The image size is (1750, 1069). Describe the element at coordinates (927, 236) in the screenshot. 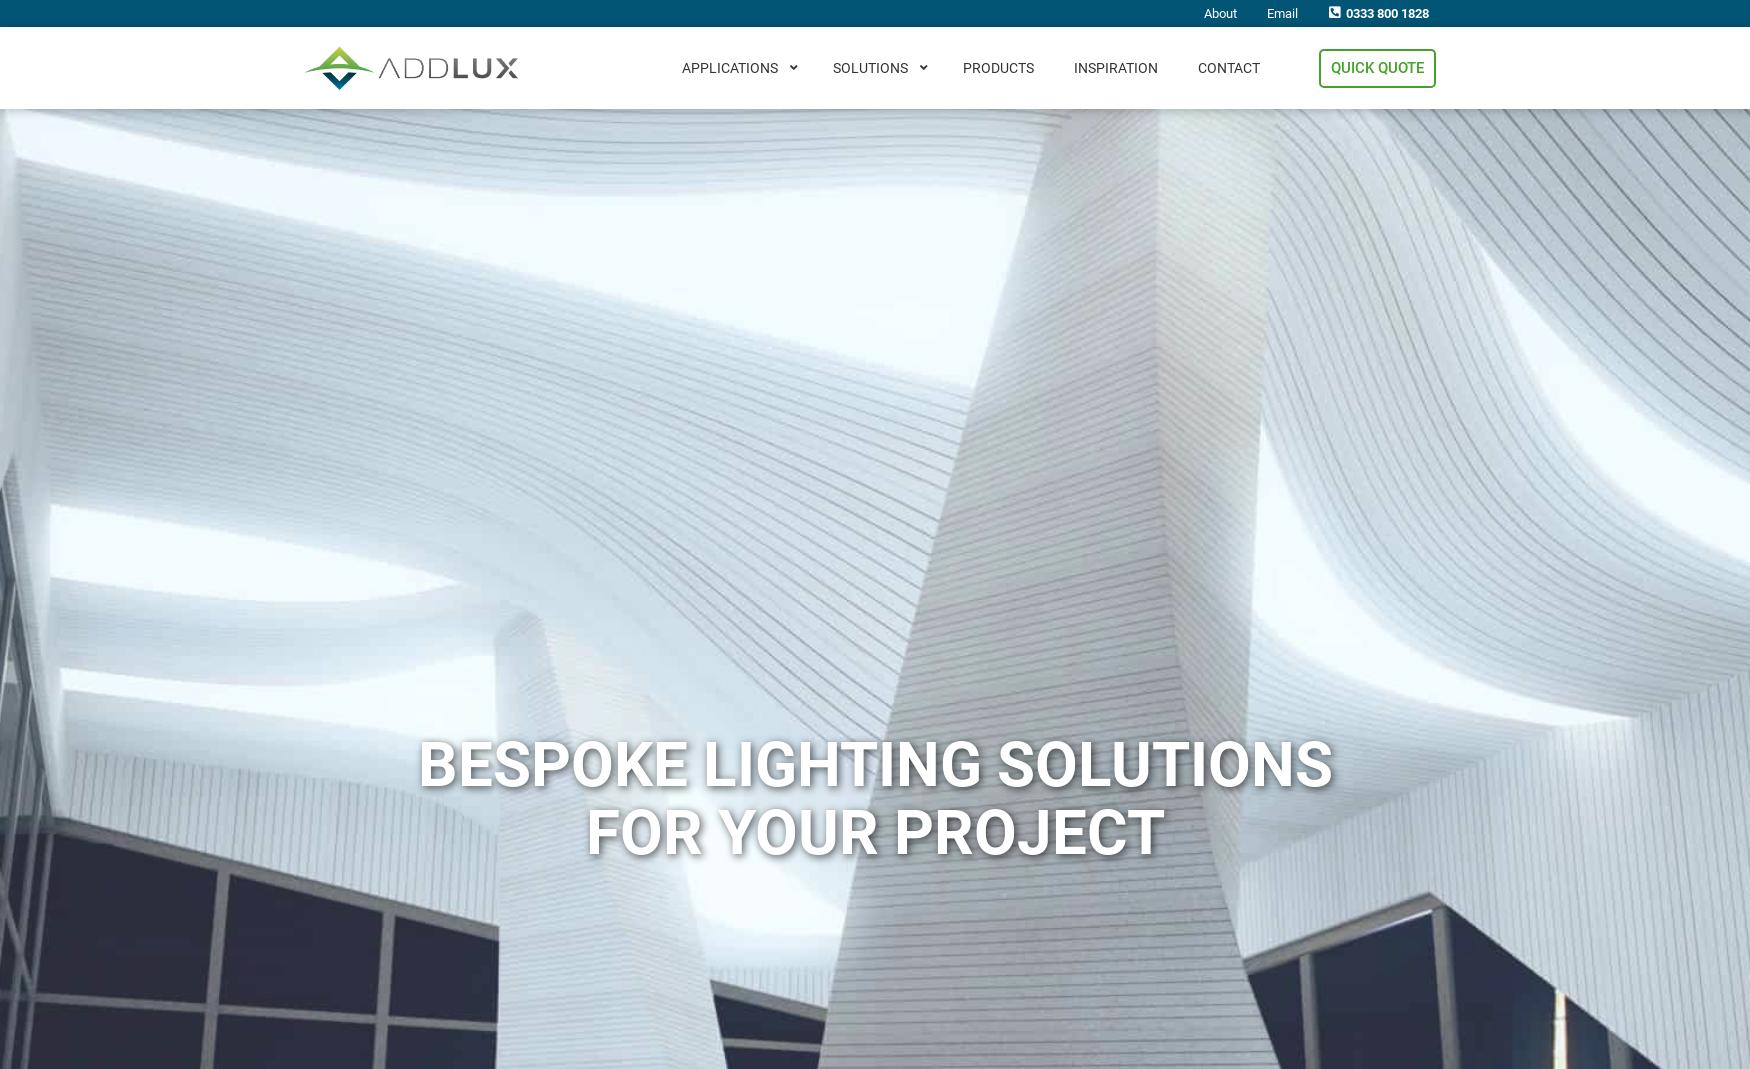

I see `'Sign Lighting'` at that location.